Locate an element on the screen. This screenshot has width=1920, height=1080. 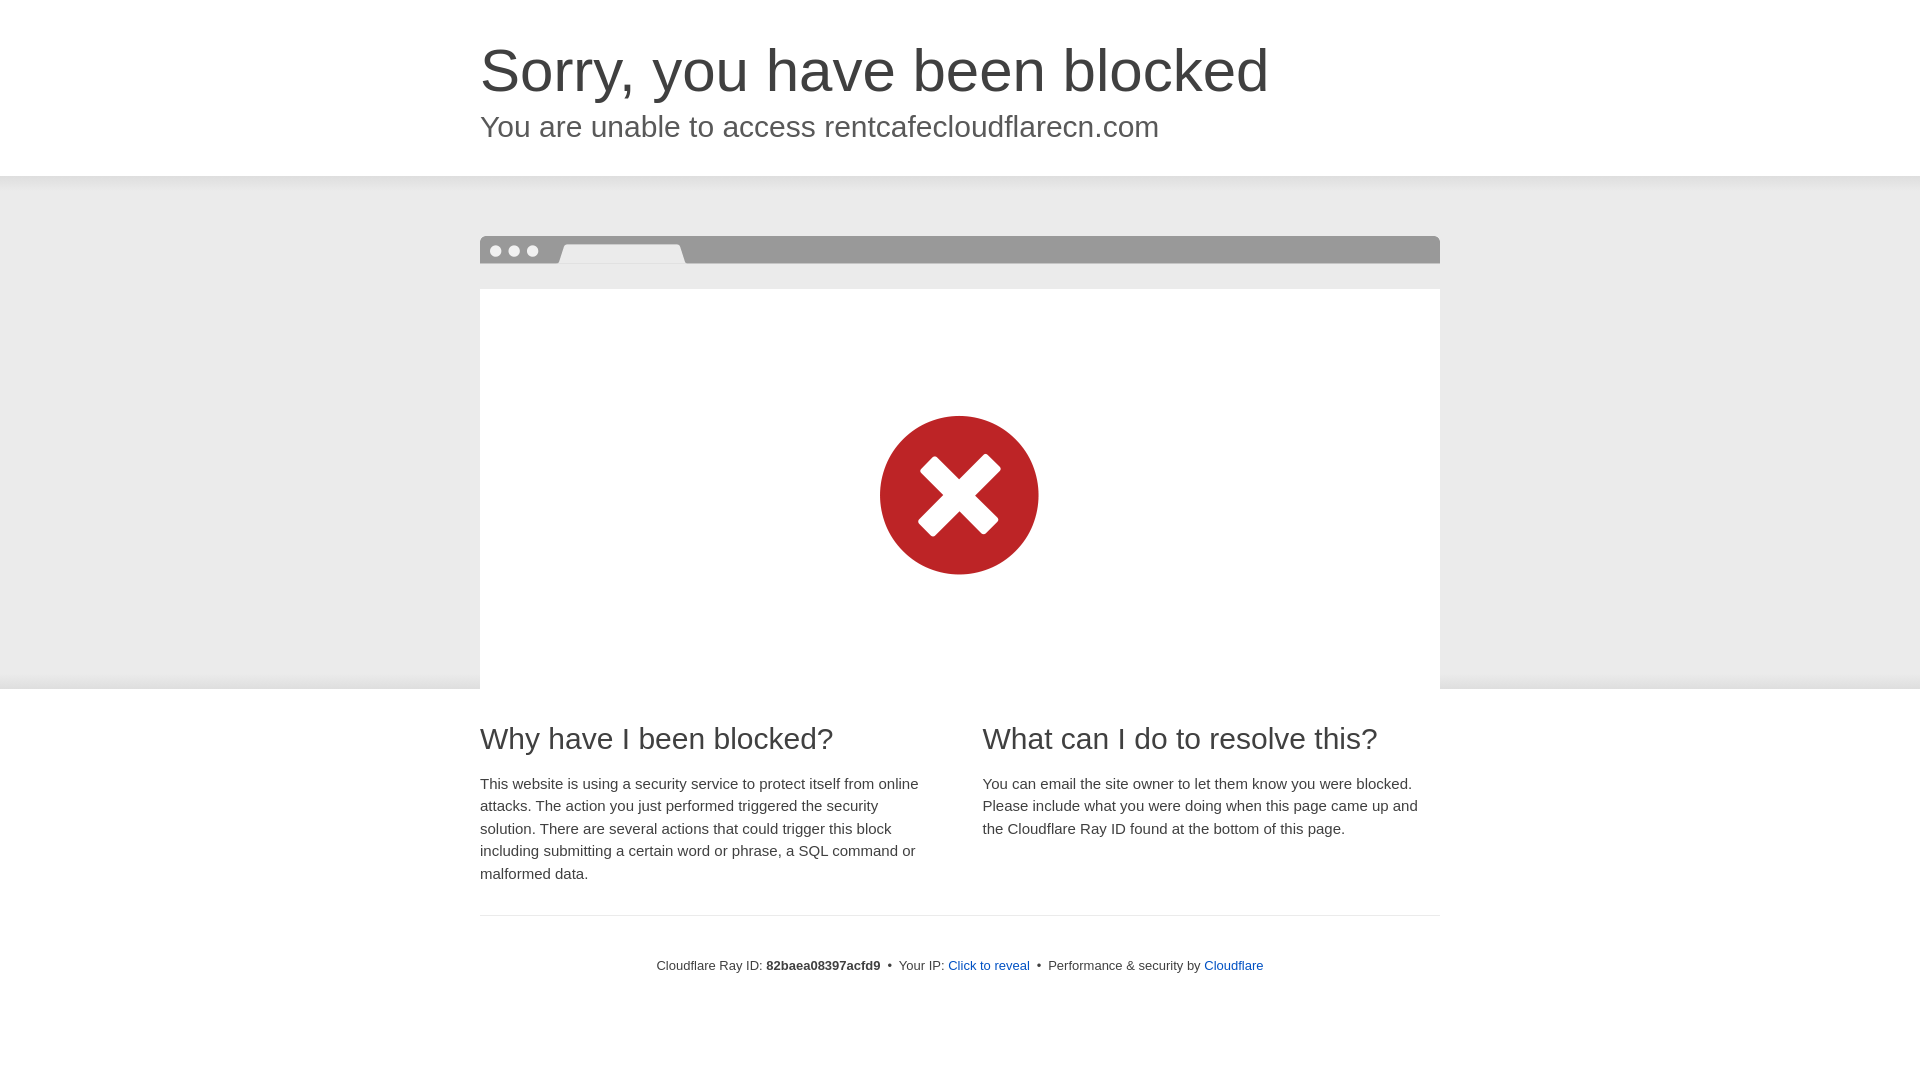
'Click to reveal' is located at coordinates (988, 964).